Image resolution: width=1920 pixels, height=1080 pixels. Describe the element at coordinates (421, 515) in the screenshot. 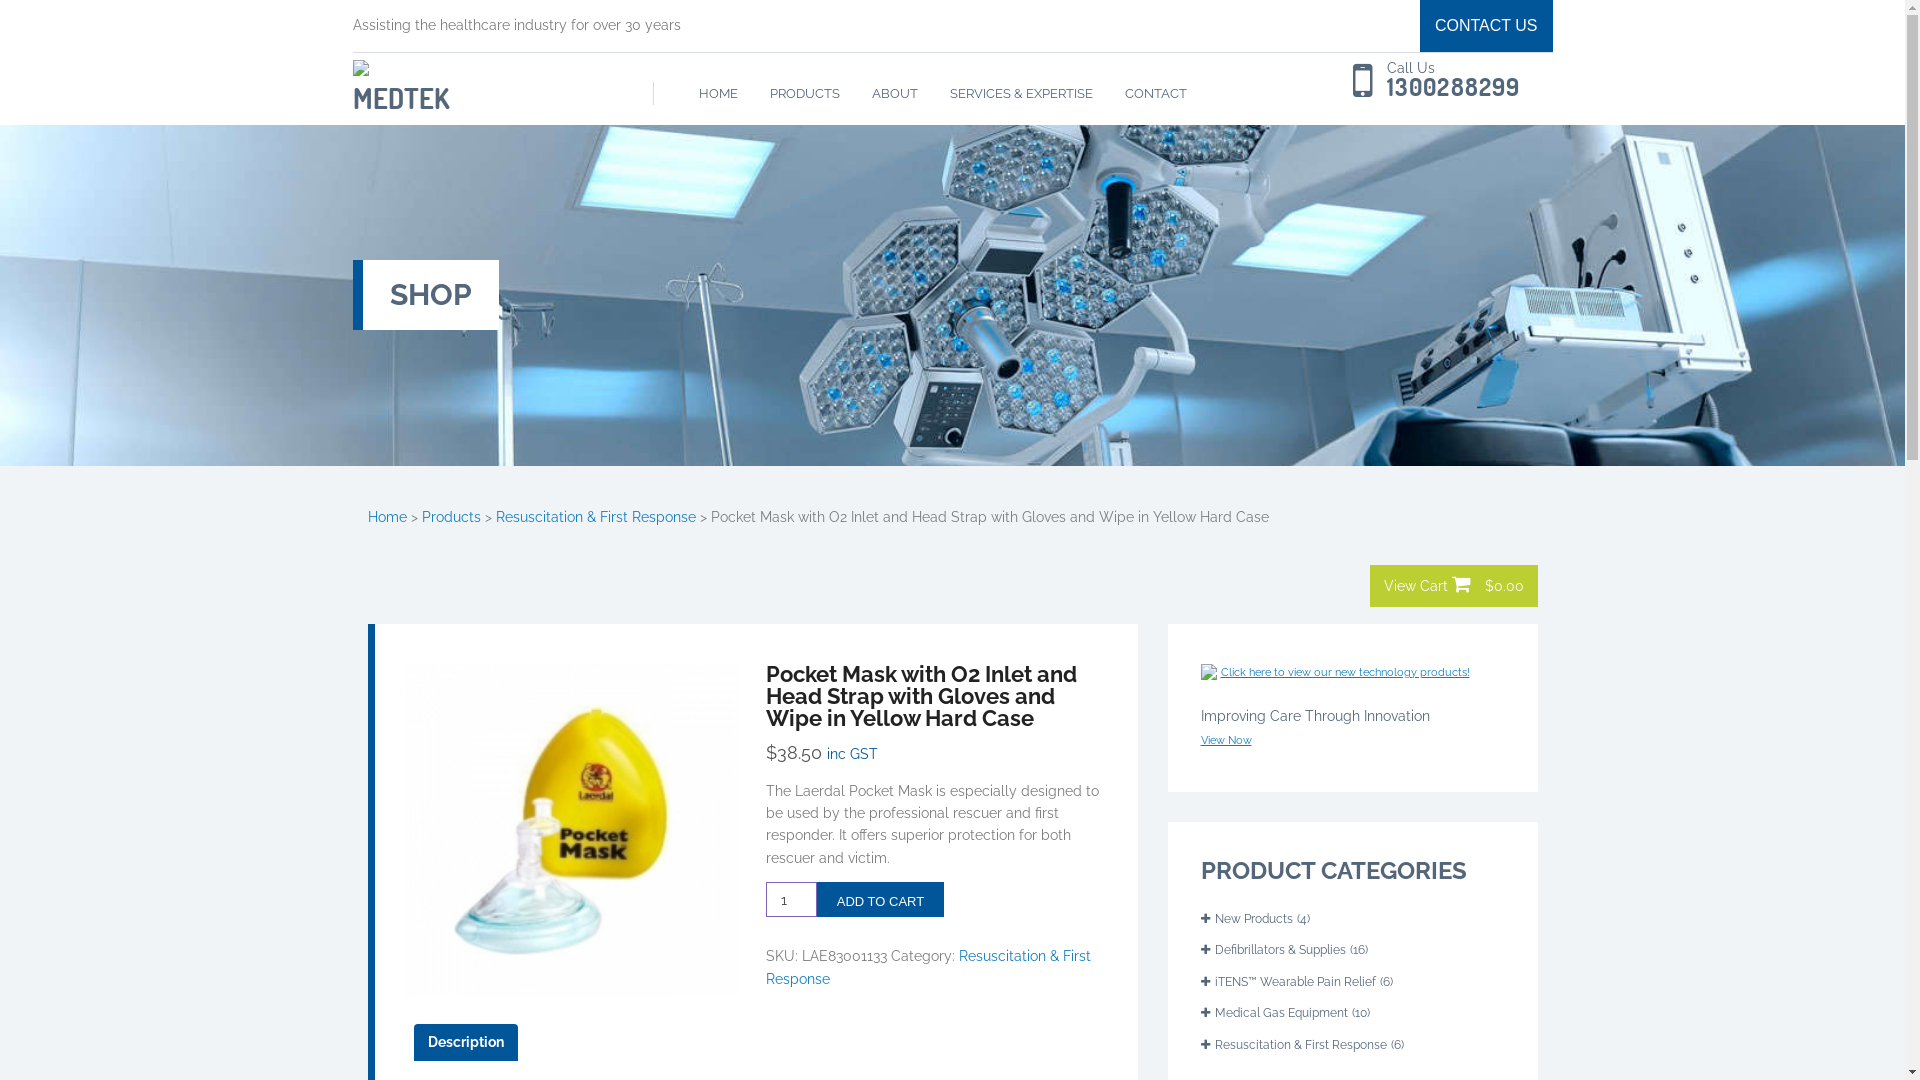

I see `'Products'` at that location.